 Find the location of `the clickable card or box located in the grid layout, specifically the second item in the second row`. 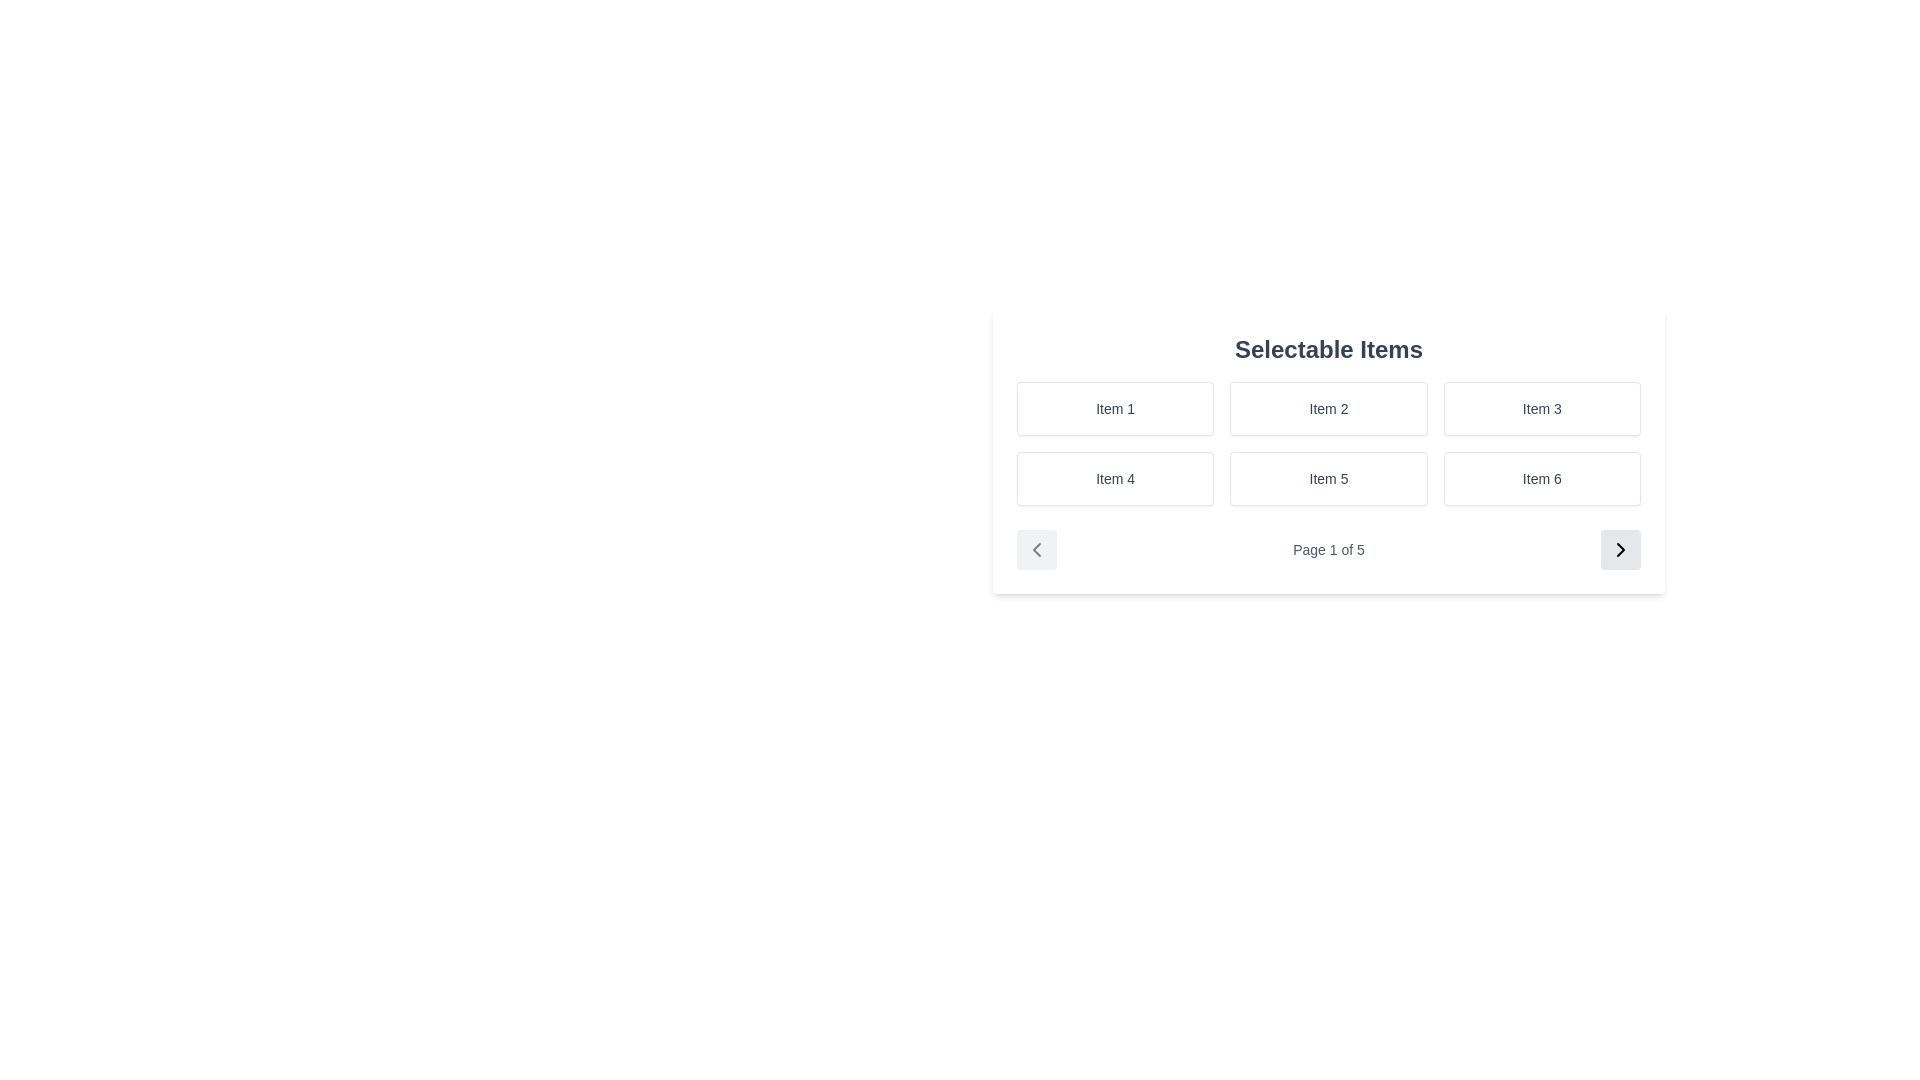

the clickable card or box located in the grid layout, specifically the second item in the second row is located at coordinates (1329, 478).